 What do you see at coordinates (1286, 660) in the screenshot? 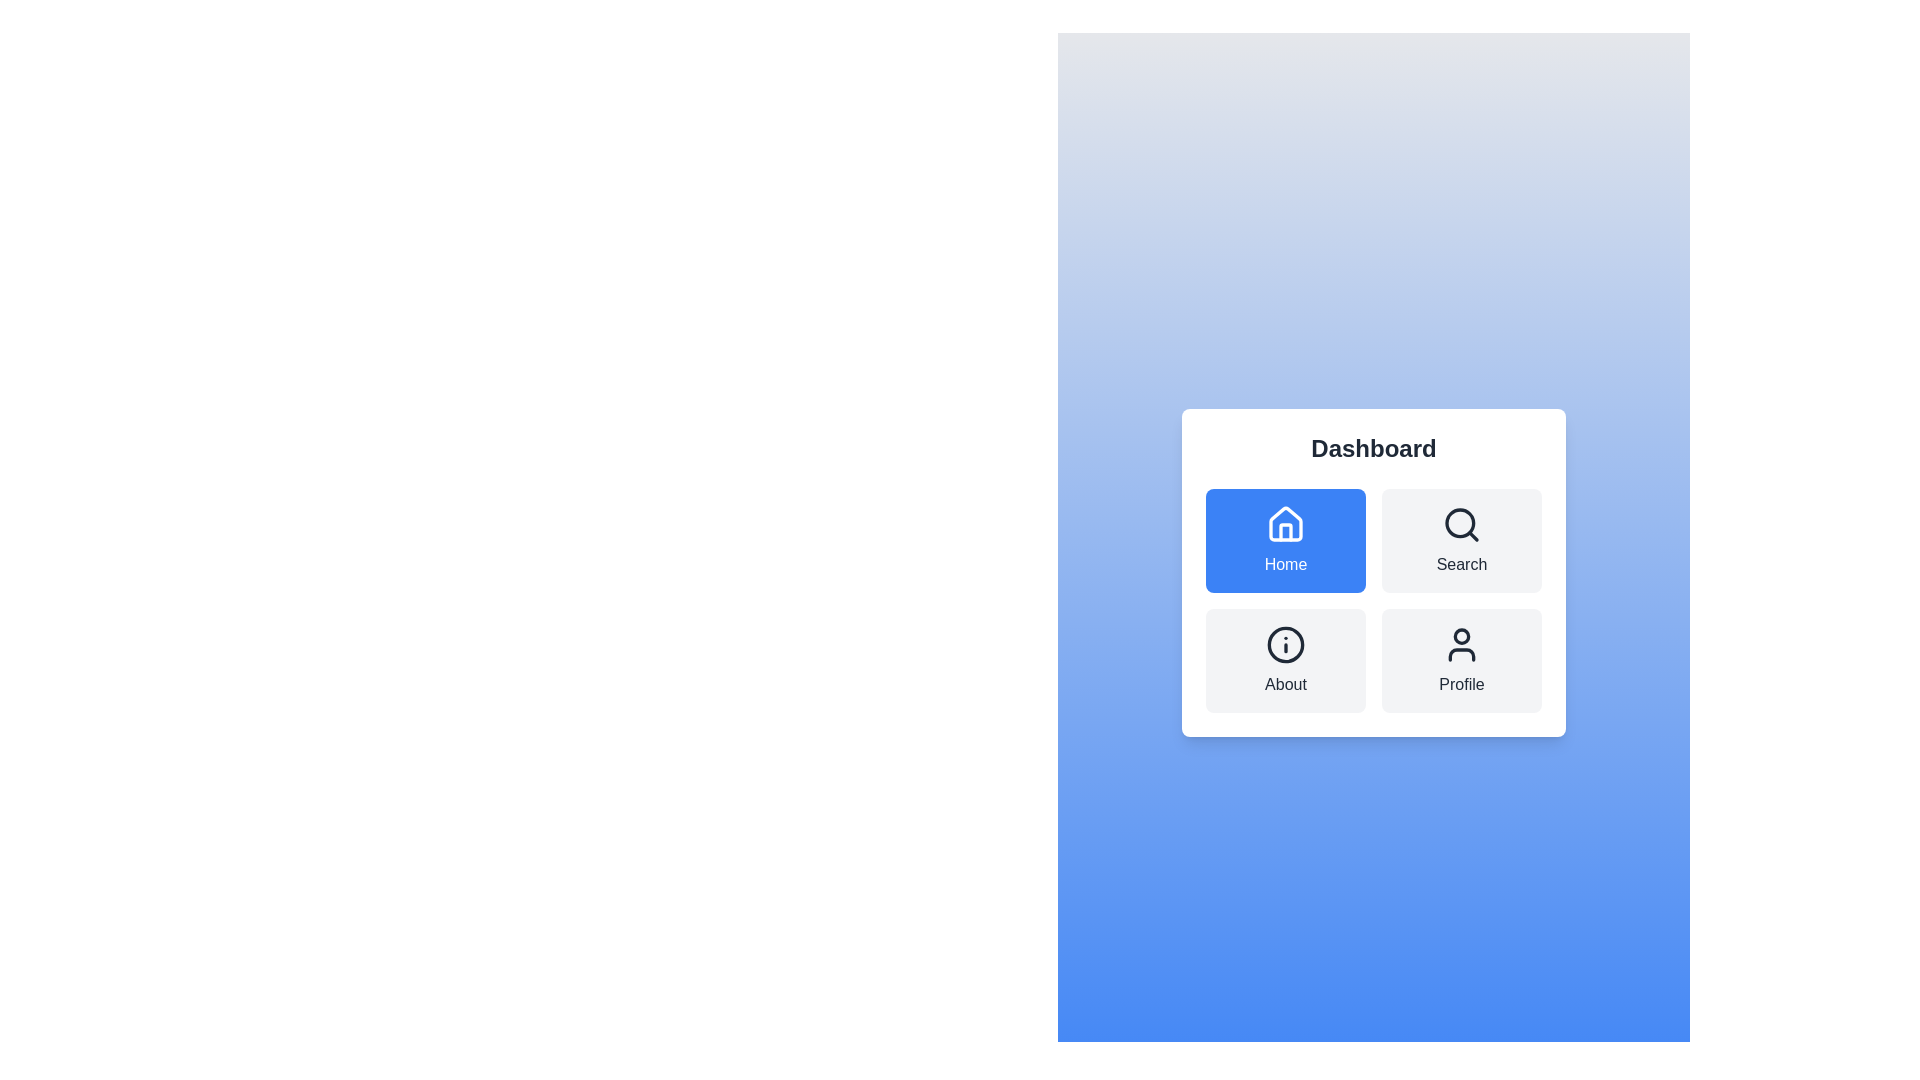
I see `the 'About' button located in the bottom-left corner of the grid layout` at bounding box center [1286, 660].